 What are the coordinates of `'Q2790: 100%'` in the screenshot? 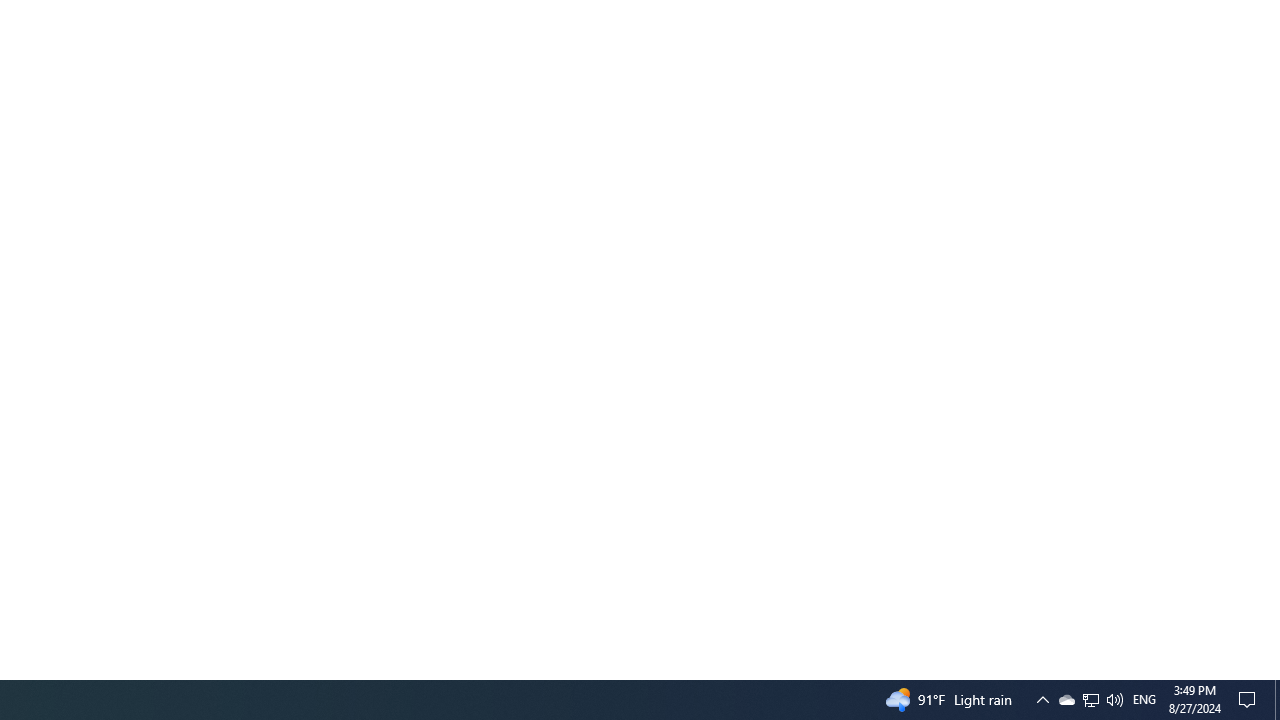 It's located at (1113, 698).